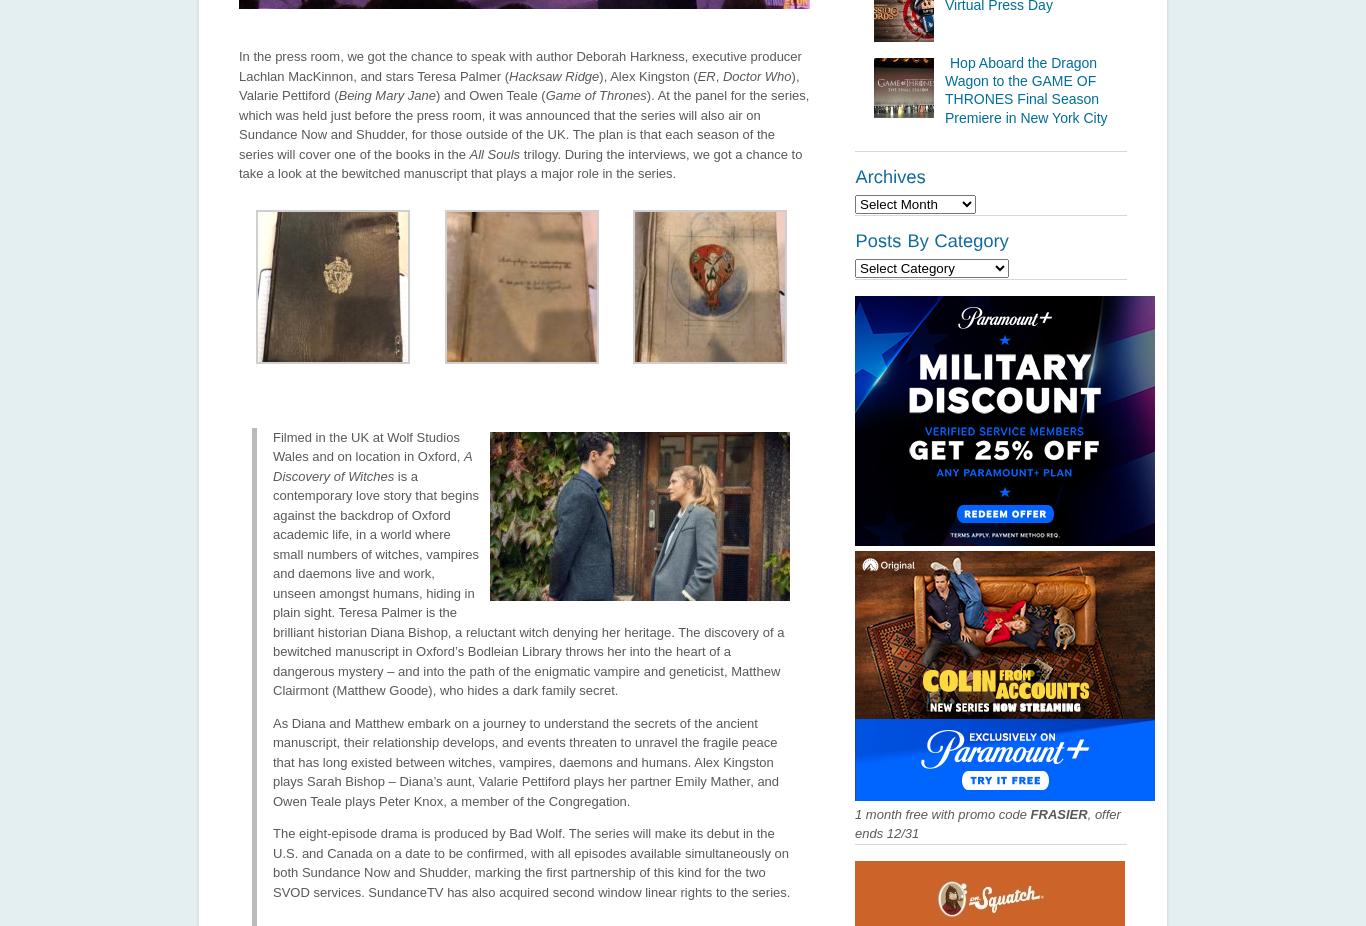 The image size is (1366, 926). What do you see at coordinates (367, 446) in the screenshot?
I see `'Filmed in the UK at Wolf Studios Wales and on location in Oxford,'` at bounding box center [367, 446].